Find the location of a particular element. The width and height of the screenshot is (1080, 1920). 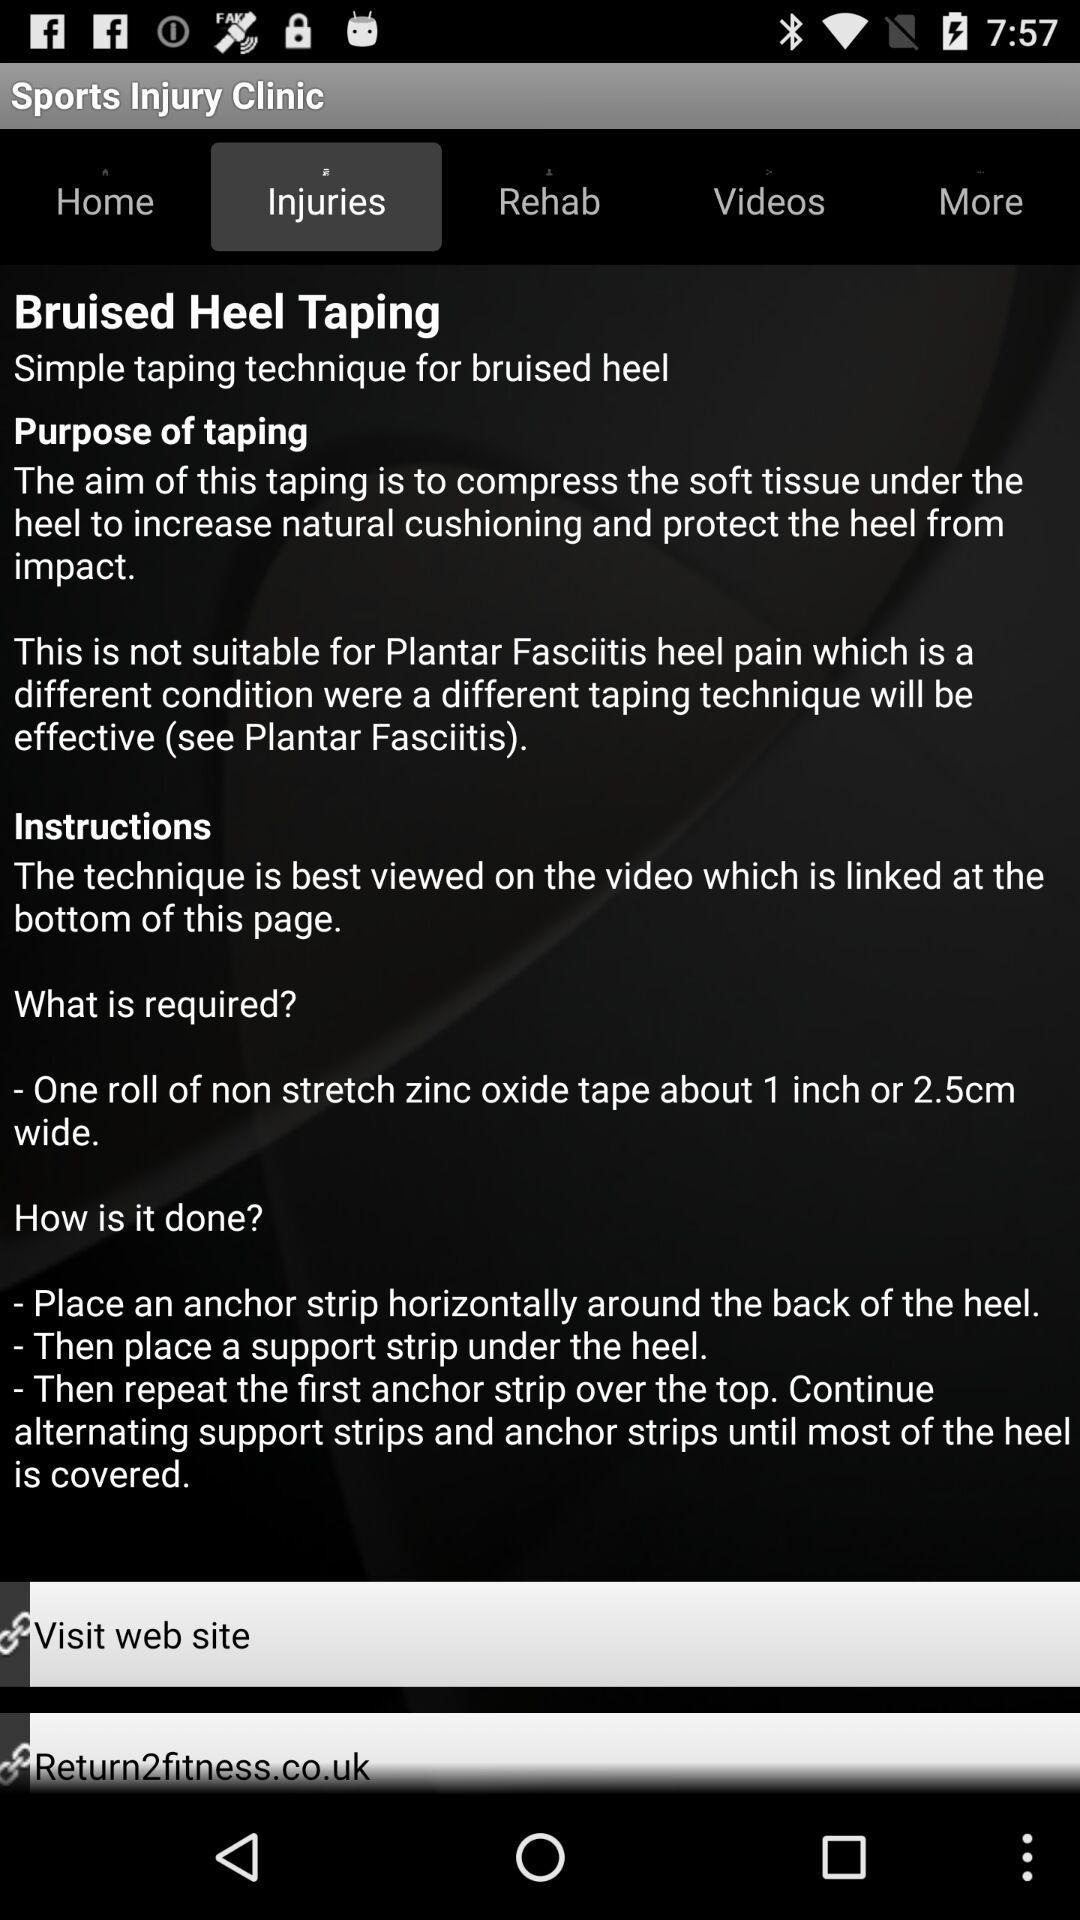

icon above bruised heel taping app is located at coordinates (105, 196).